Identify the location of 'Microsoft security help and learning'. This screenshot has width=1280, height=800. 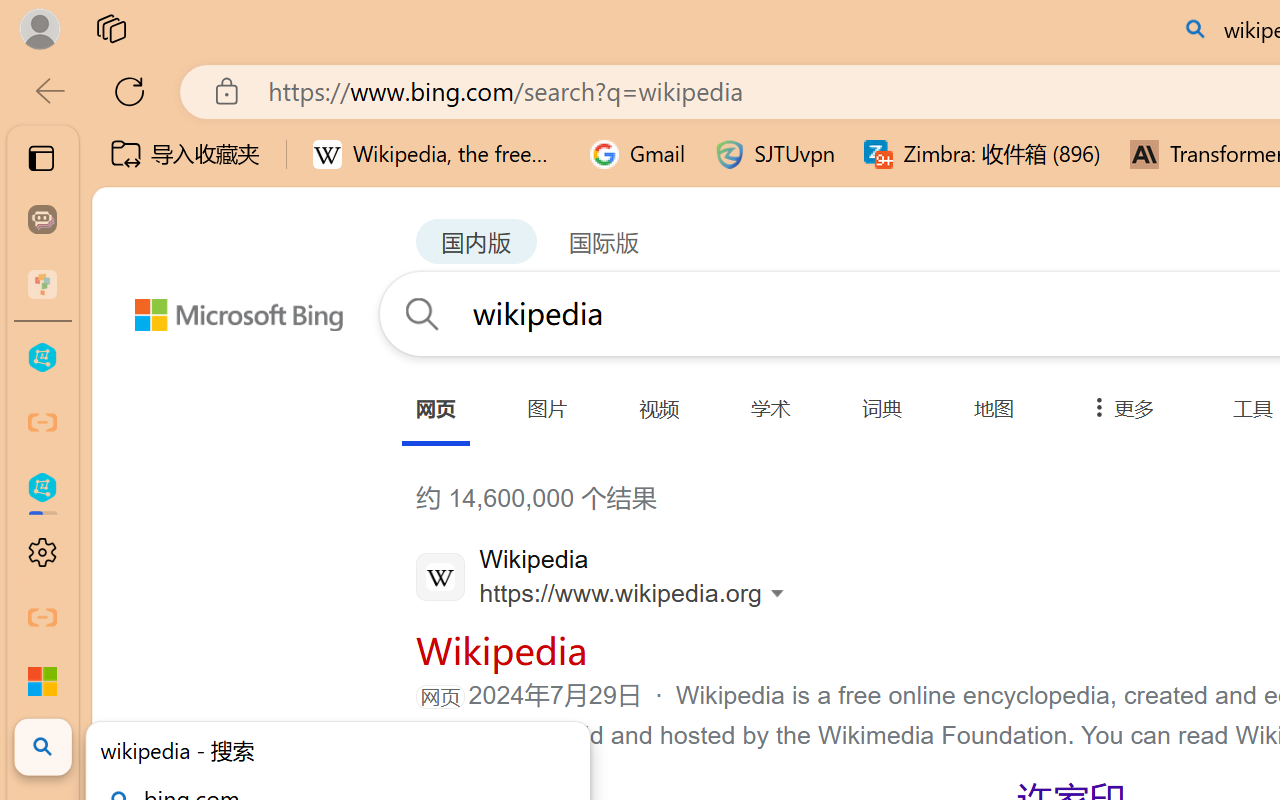
(42, 682).